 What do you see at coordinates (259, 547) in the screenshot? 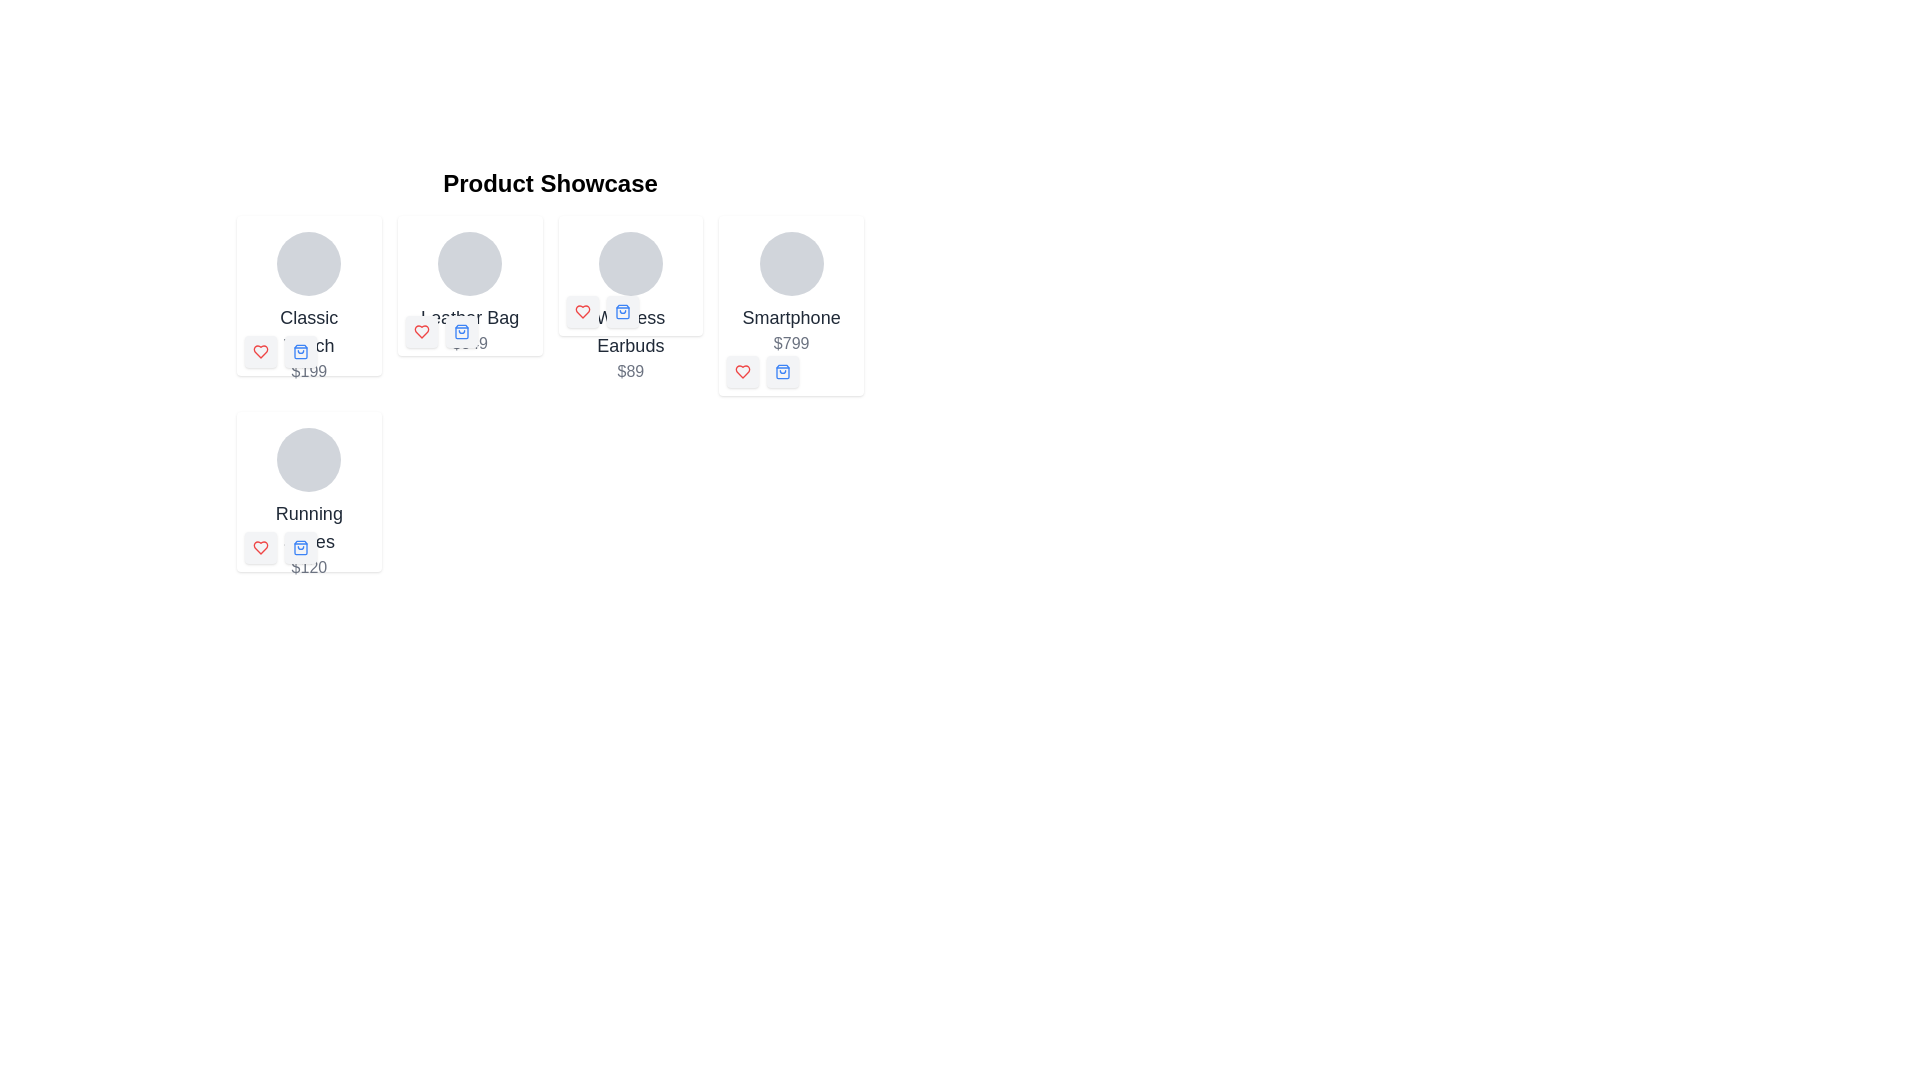
I see `the Interactive icon button located in the bottom-left corner of the 'Running Shoes' product card to mark or unmark it as a favorite` at bounding box center [259, 547].